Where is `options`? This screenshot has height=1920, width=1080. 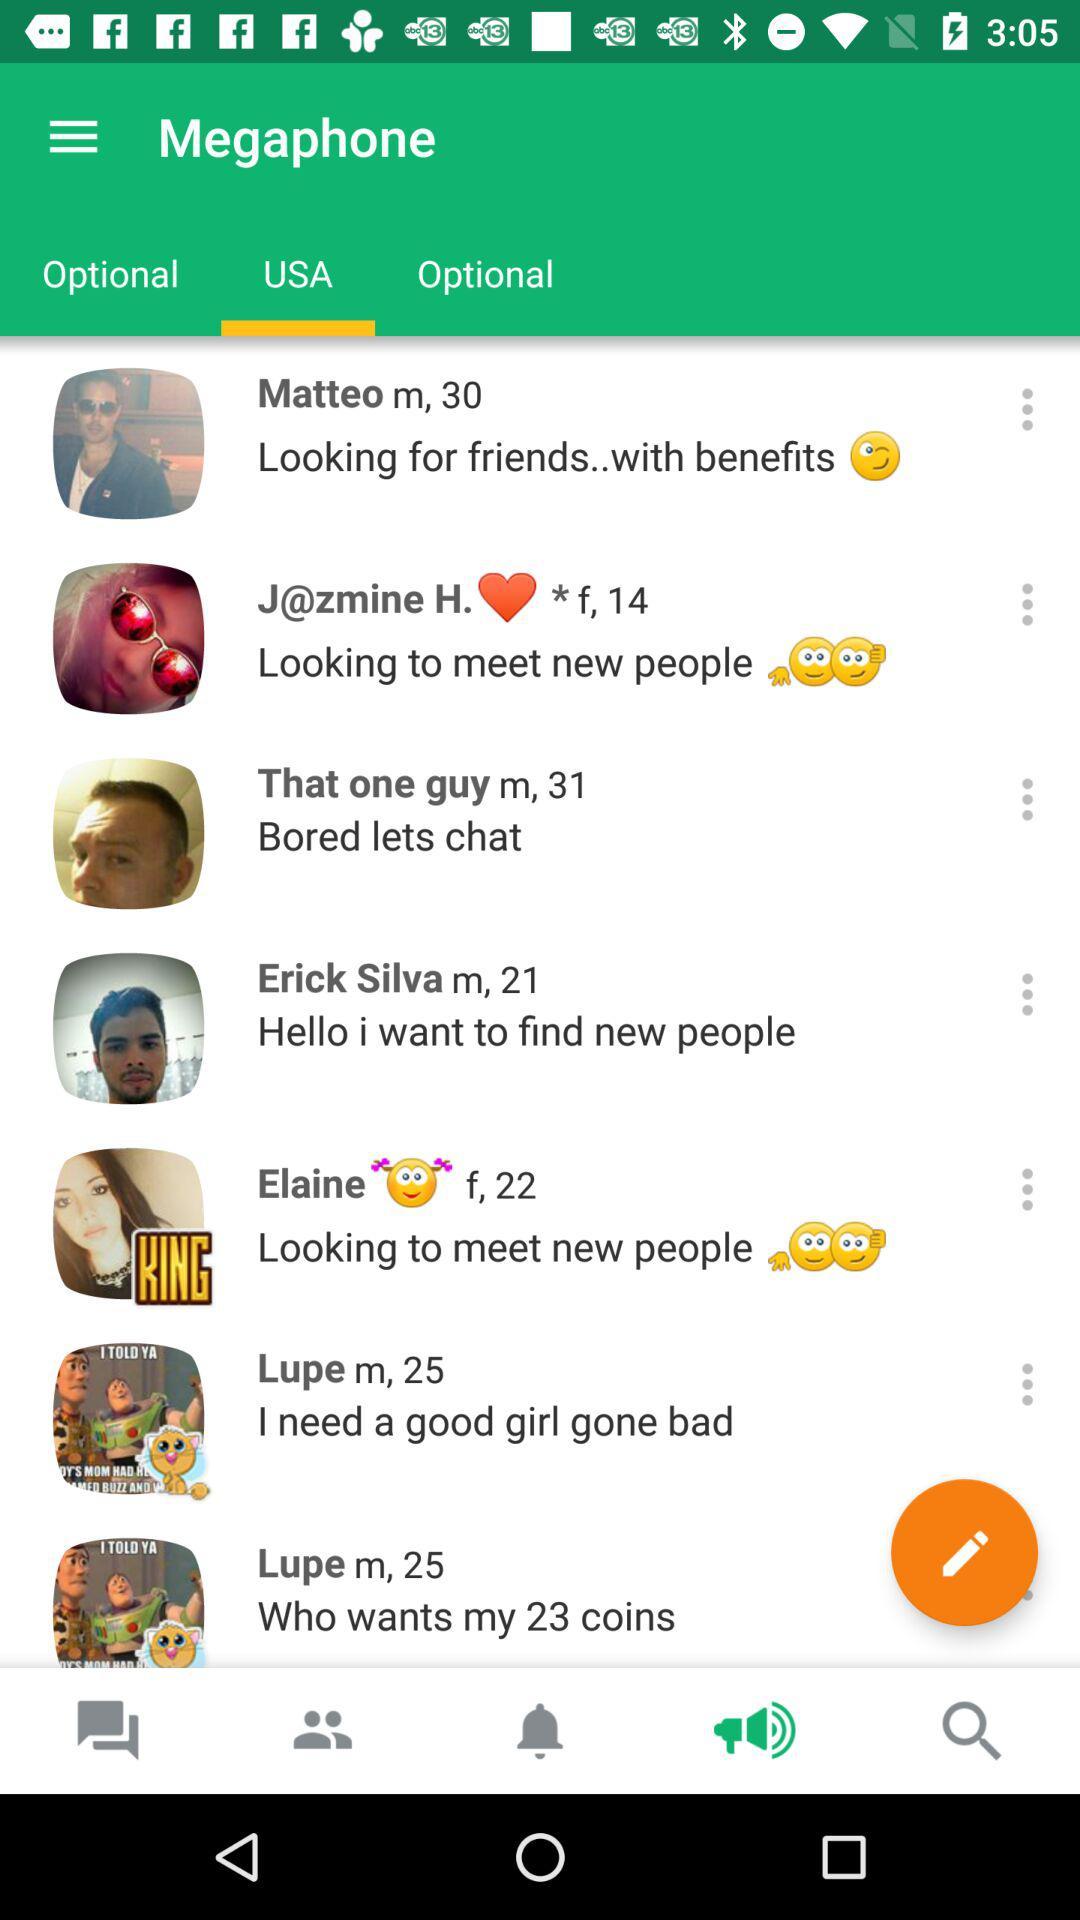
options is located at coordinates (1027, 408).